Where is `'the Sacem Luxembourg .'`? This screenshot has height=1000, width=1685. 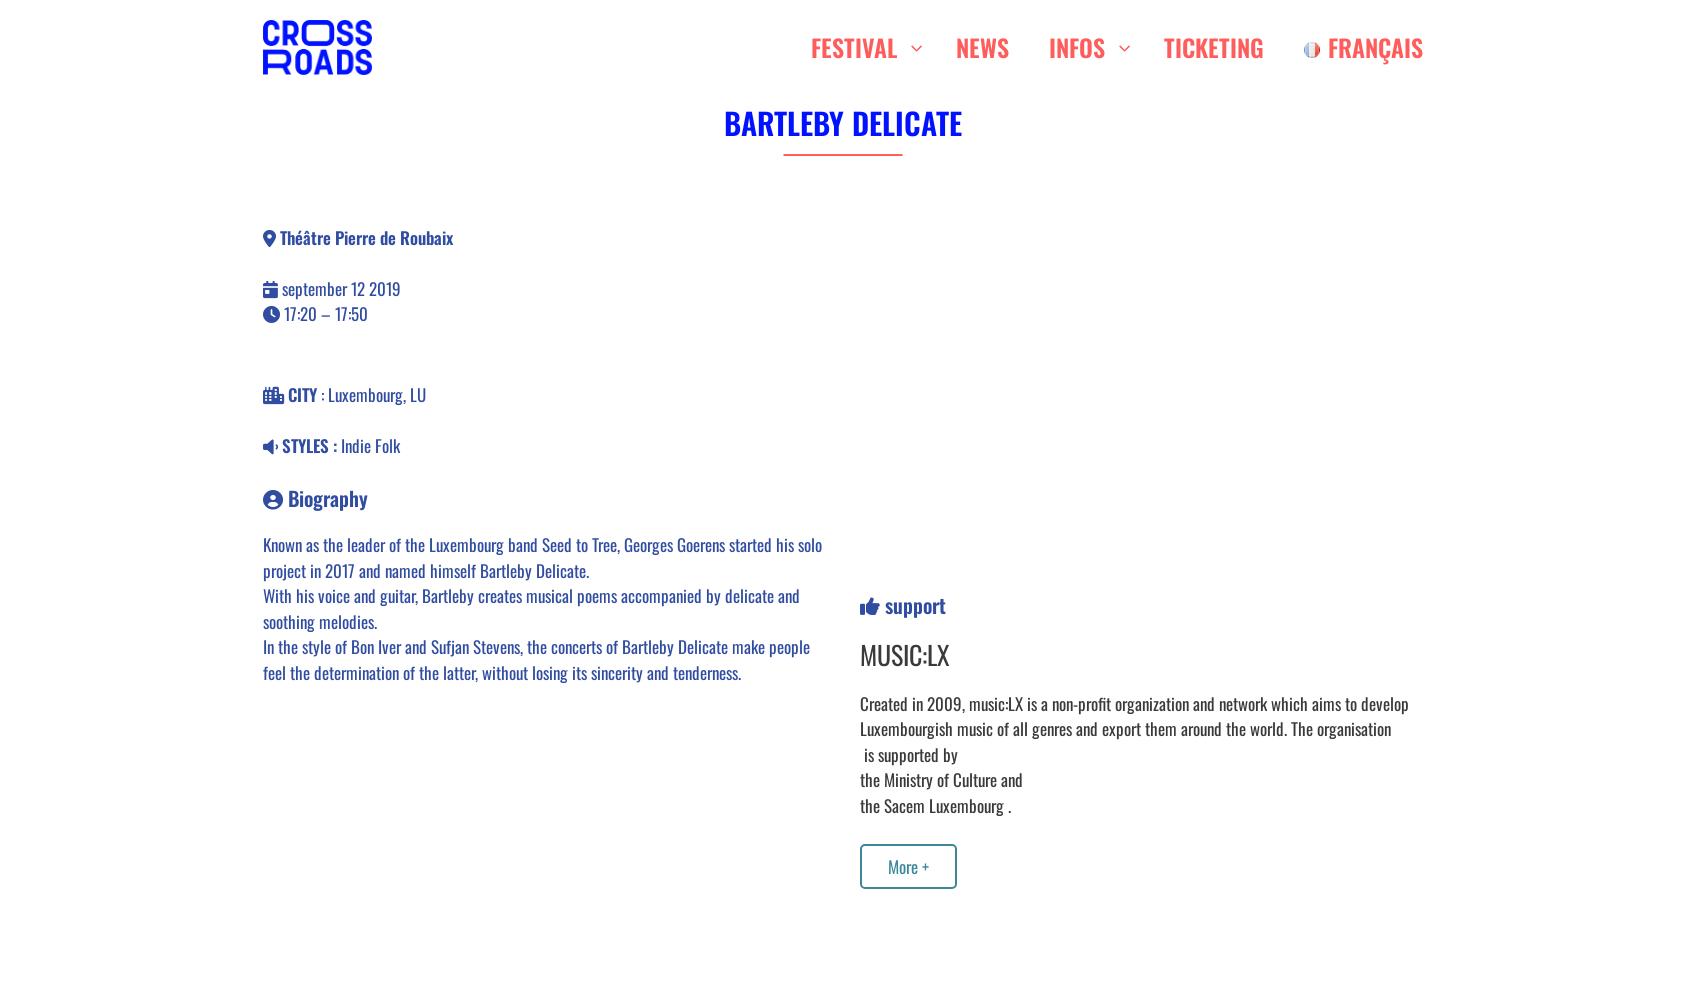
'the Sacem Luxembourg .' is located at coordinates (934, 804).